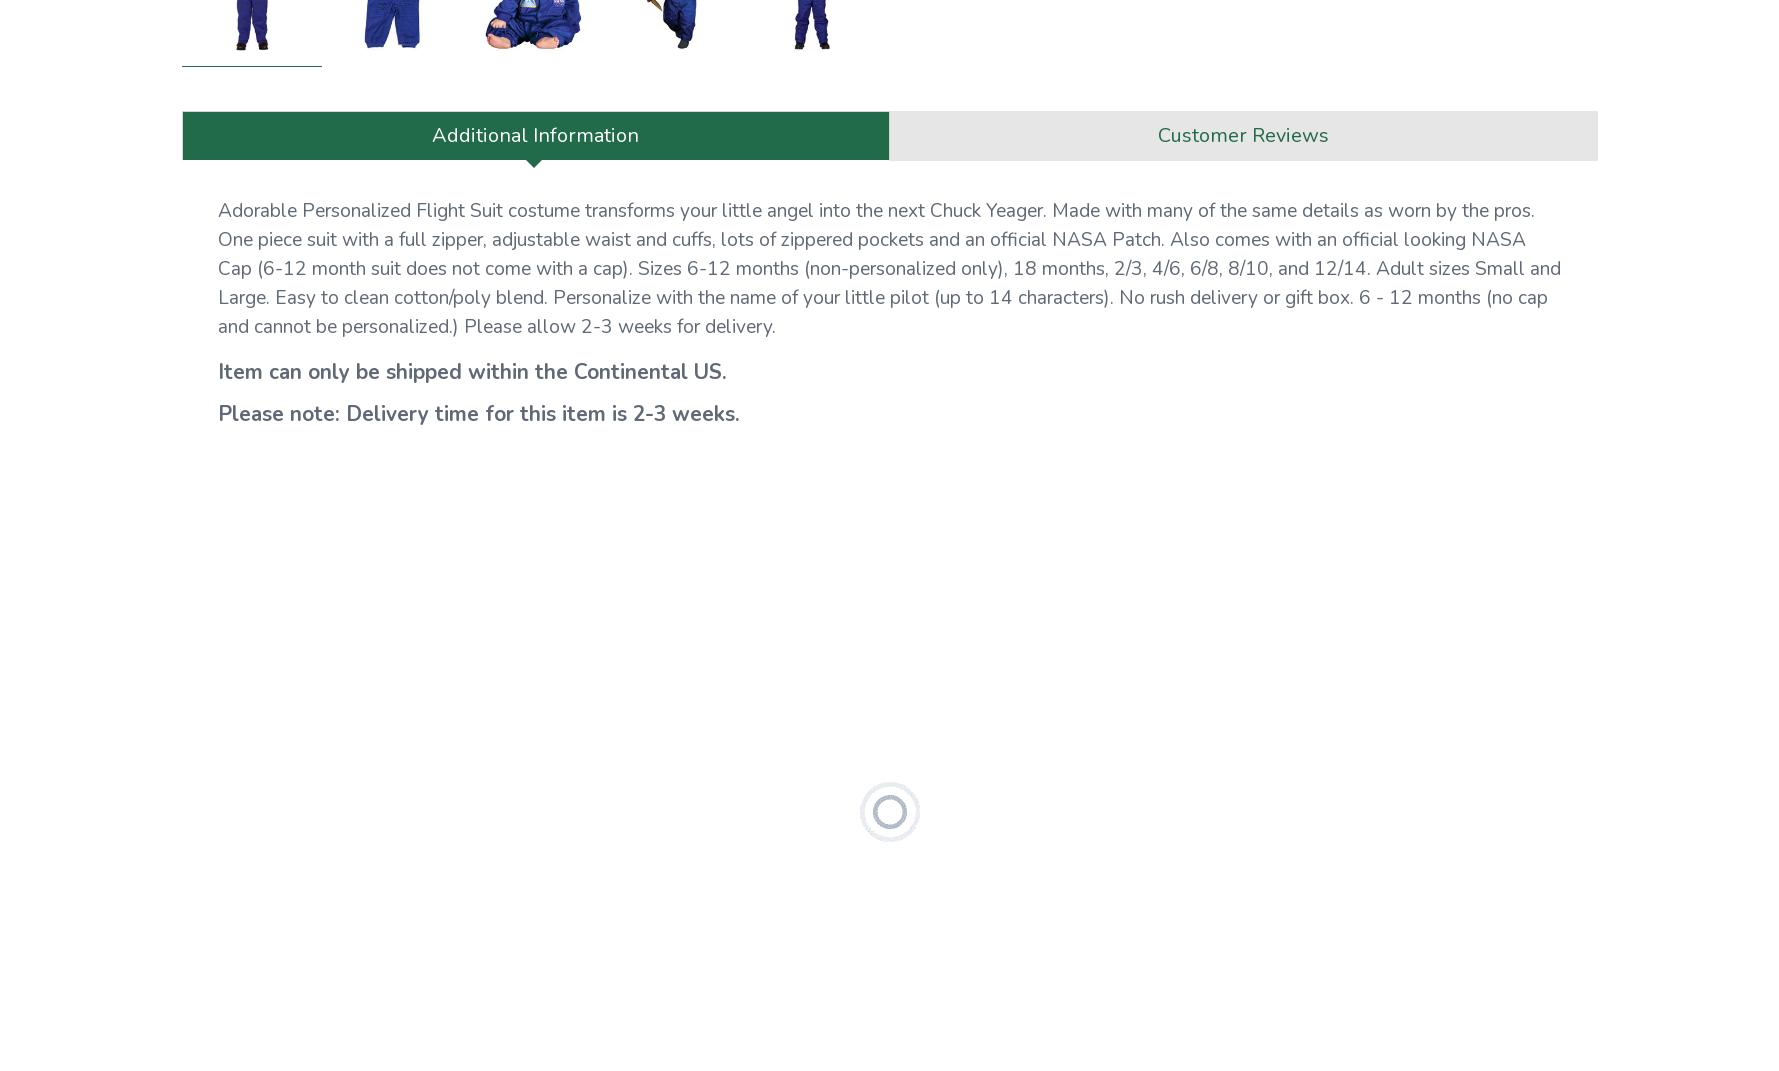  I want to click on 'Digital Accessibility Statement', so click(289, 272).